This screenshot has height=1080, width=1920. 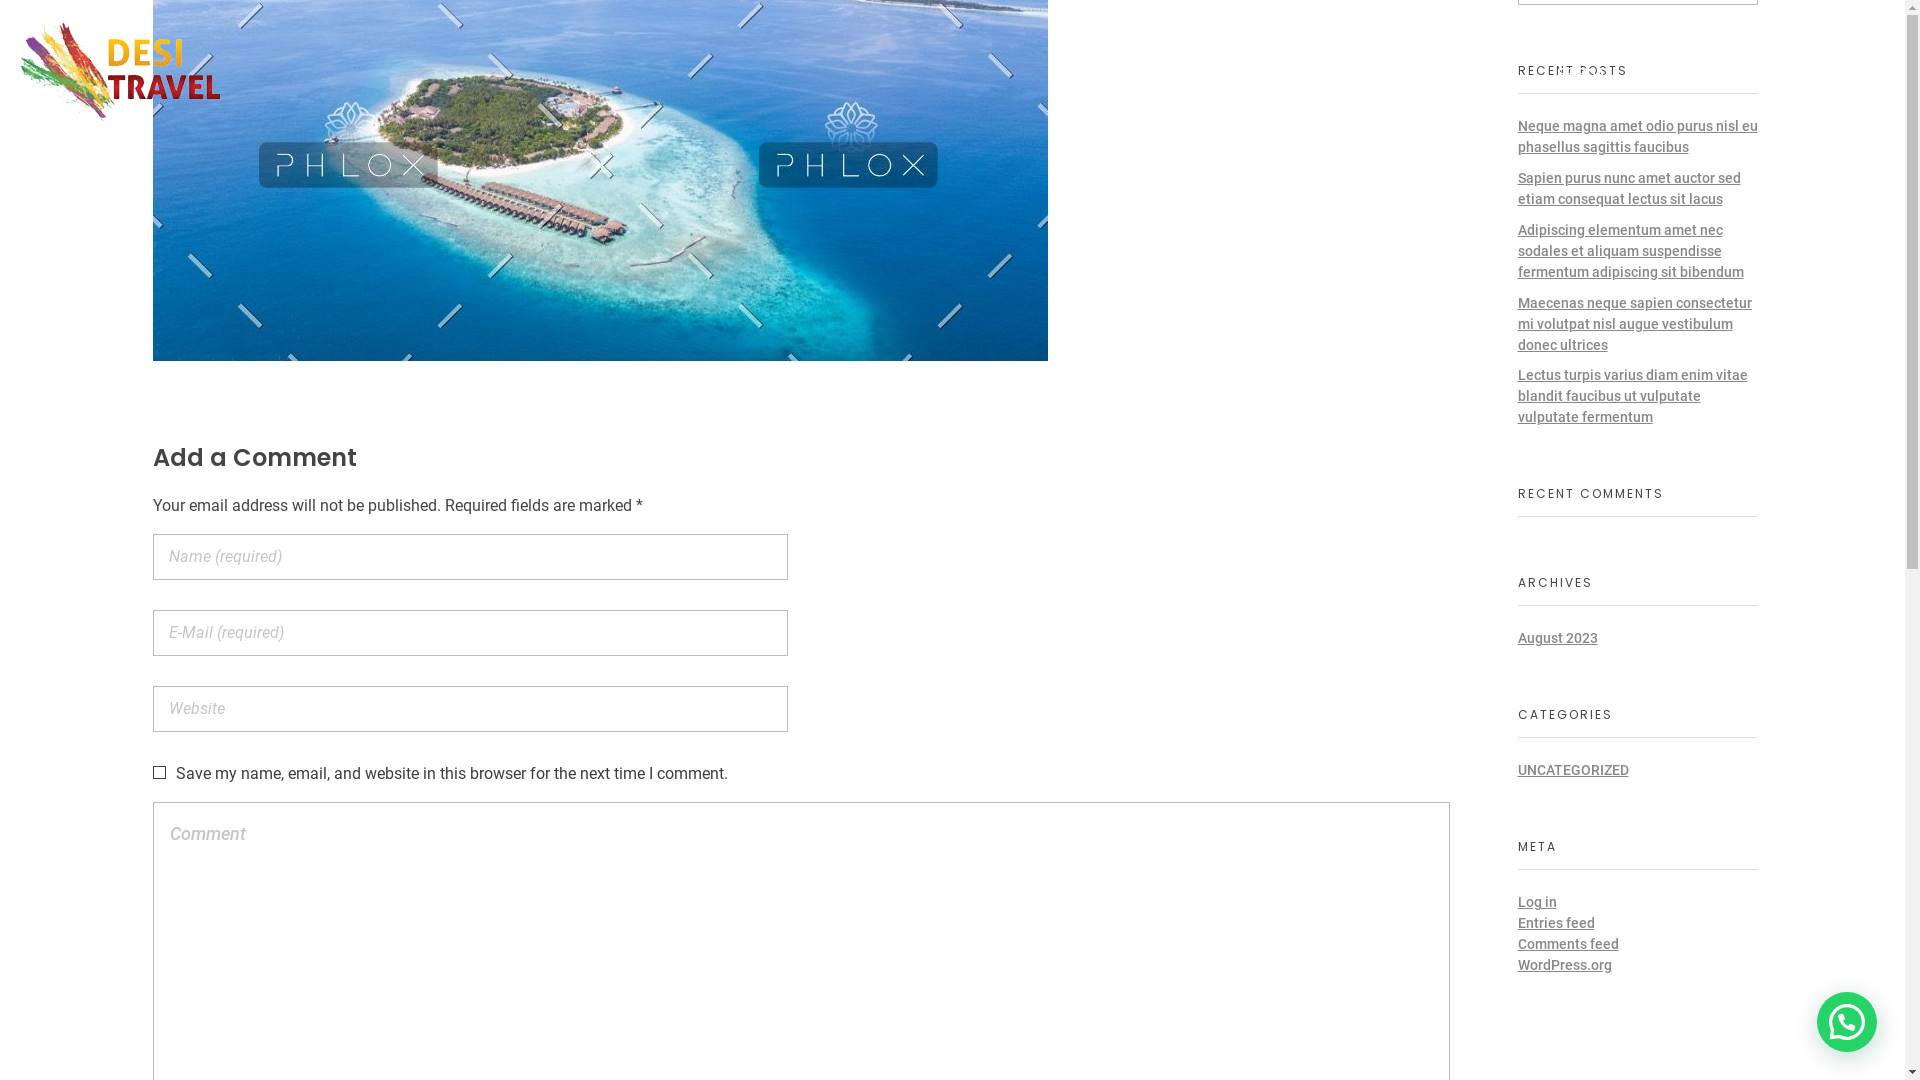 What do you see at coordinates (1557, 637) in the screenshot?
I see `'August 2023'` at bounding box center [1557, 637].